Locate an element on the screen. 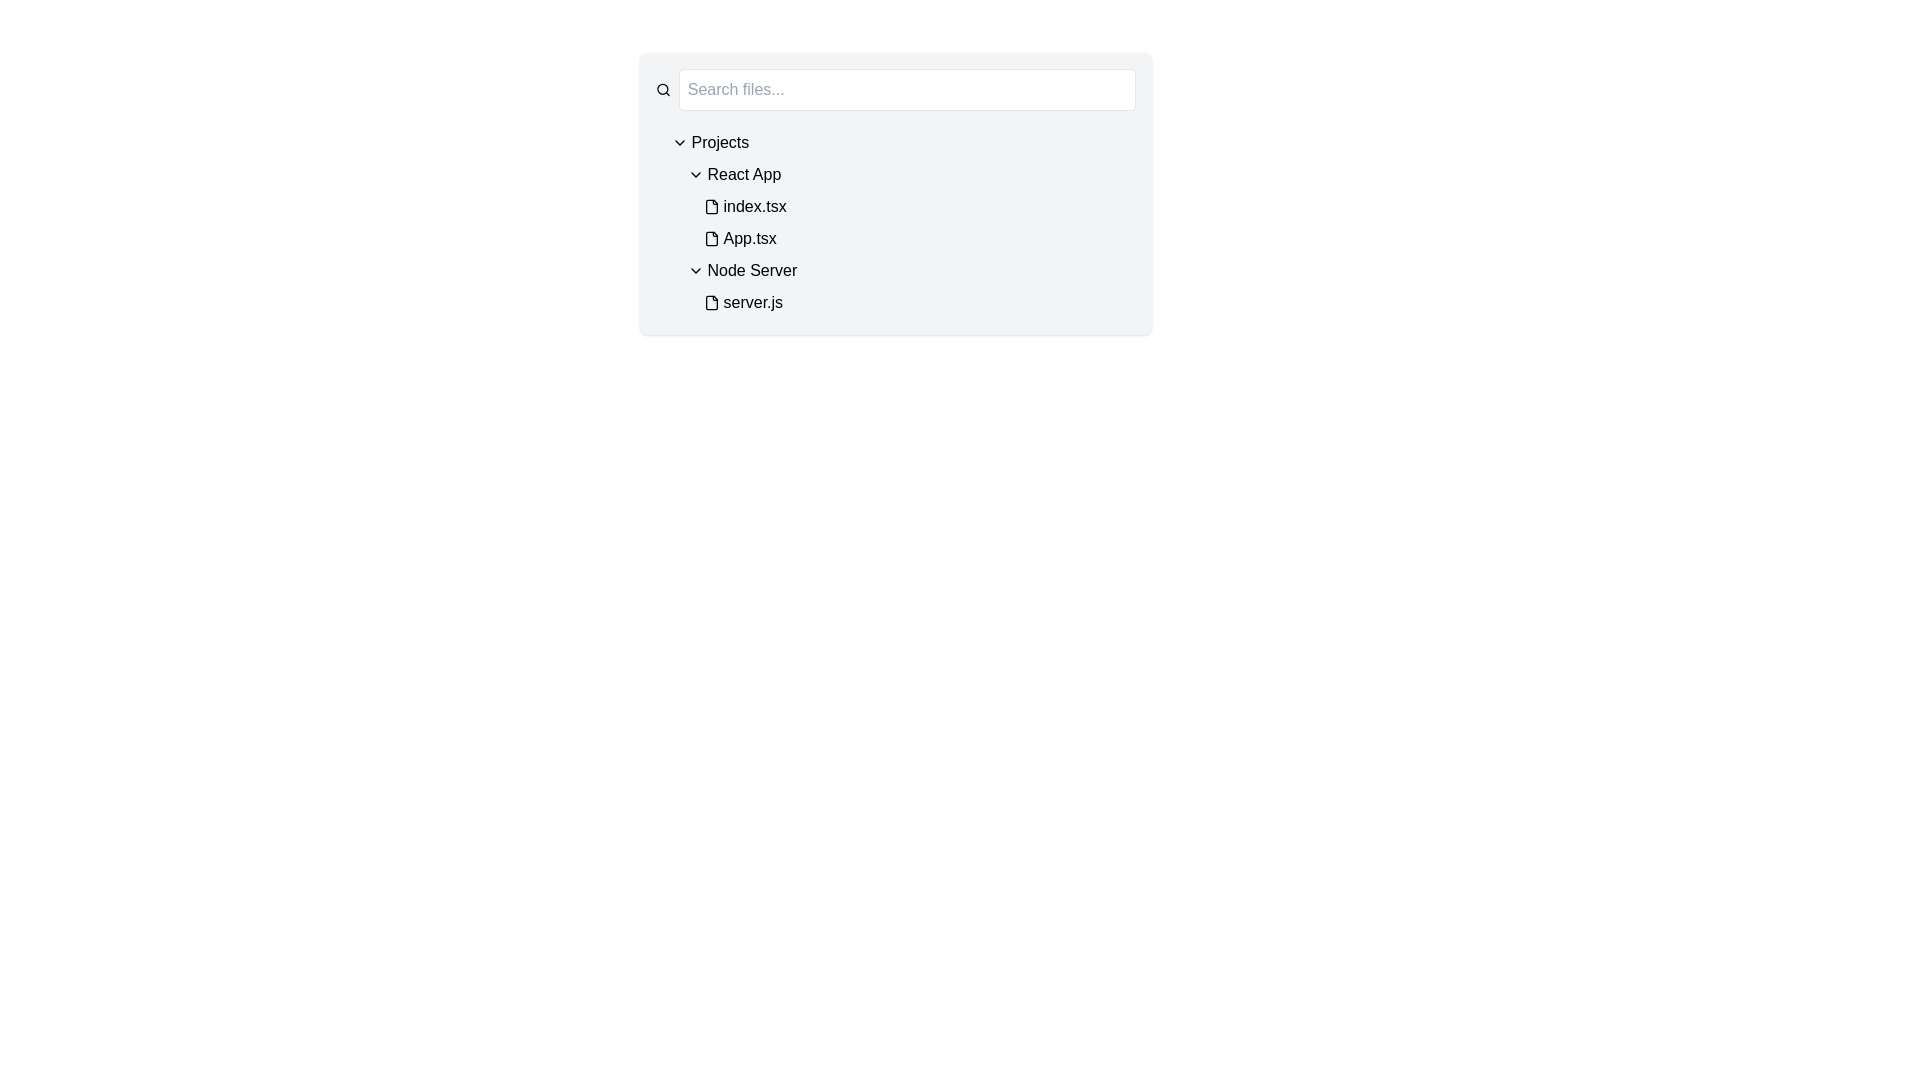  the 'server.js' file text label is located at coordinates (752, 303).